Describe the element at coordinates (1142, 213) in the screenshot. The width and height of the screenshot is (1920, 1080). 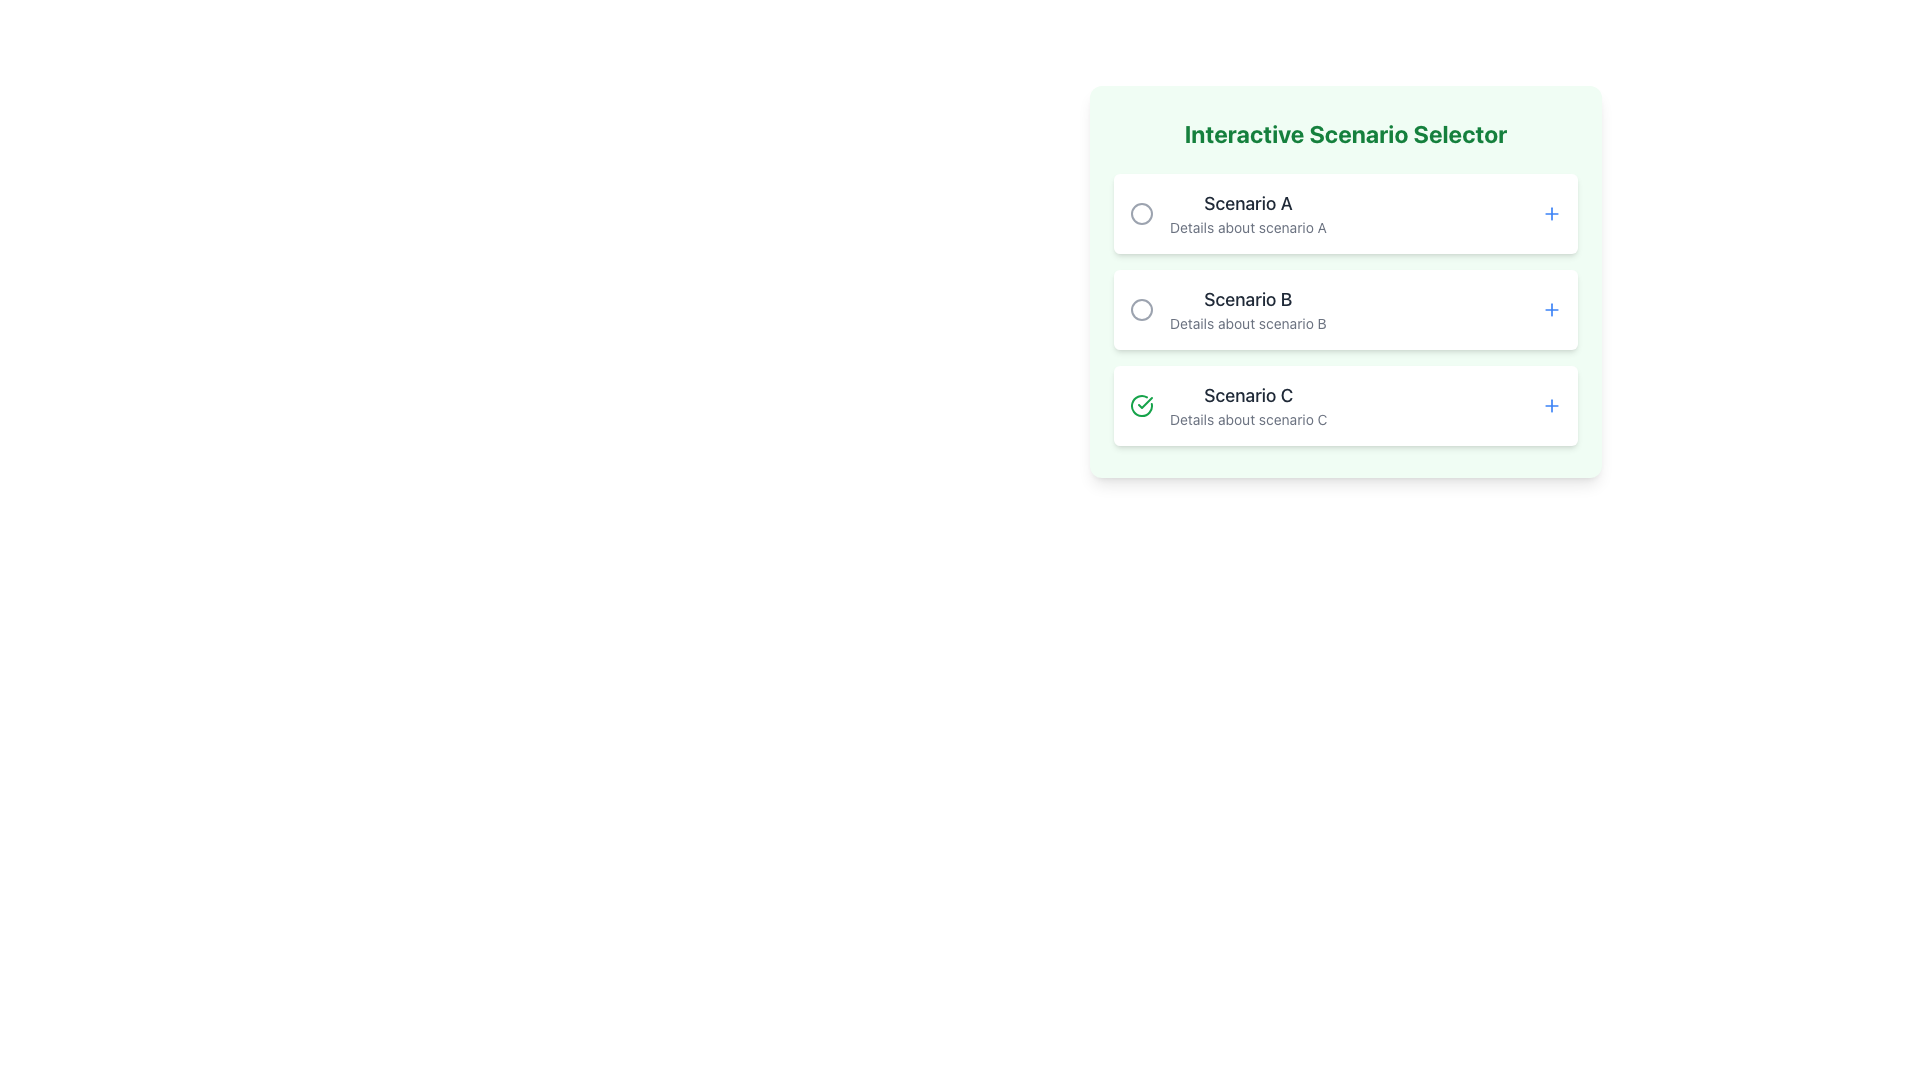
I see `the leftmost interactive circular indicator icon preceding the text 'Scenario A'` at that location.